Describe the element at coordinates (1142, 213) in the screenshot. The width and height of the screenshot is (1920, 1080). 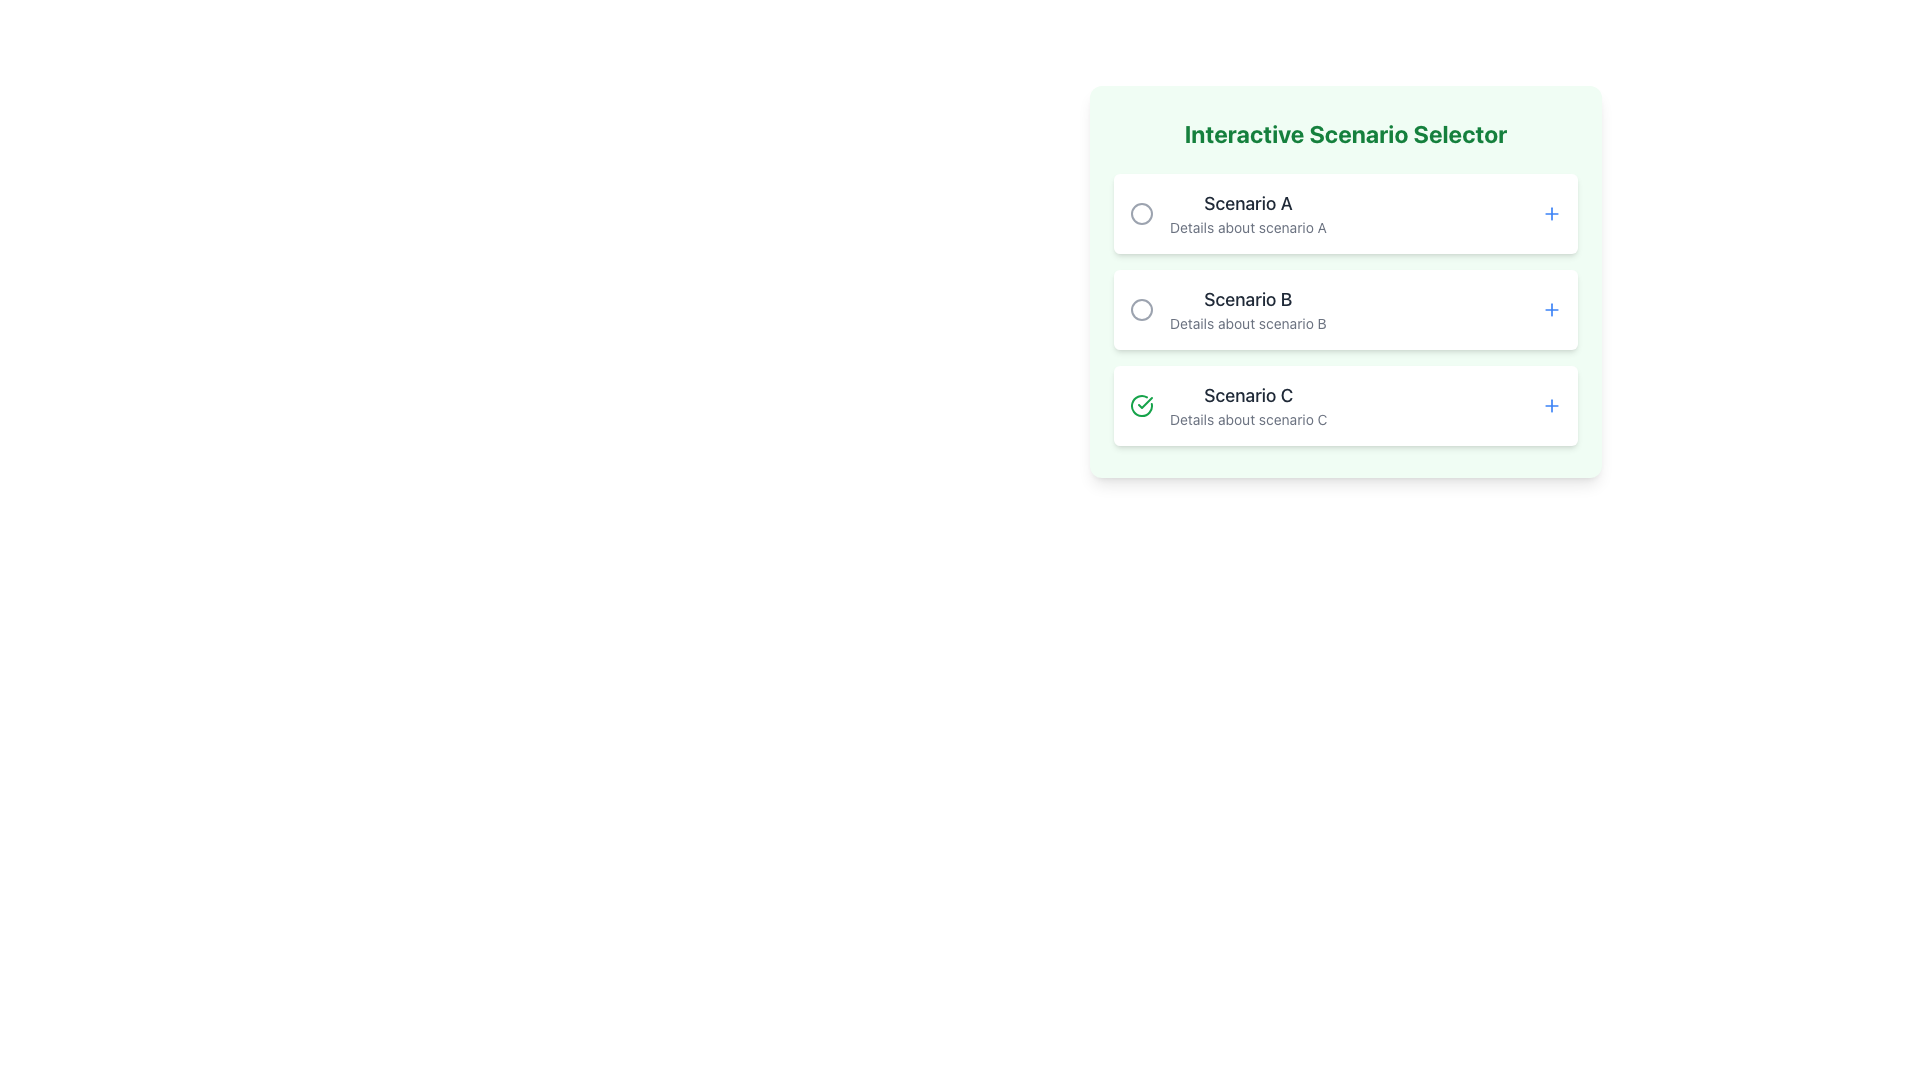
I see `the leftmost interactive circular indicator icon preceding the text 'Scenario A'` at that location.